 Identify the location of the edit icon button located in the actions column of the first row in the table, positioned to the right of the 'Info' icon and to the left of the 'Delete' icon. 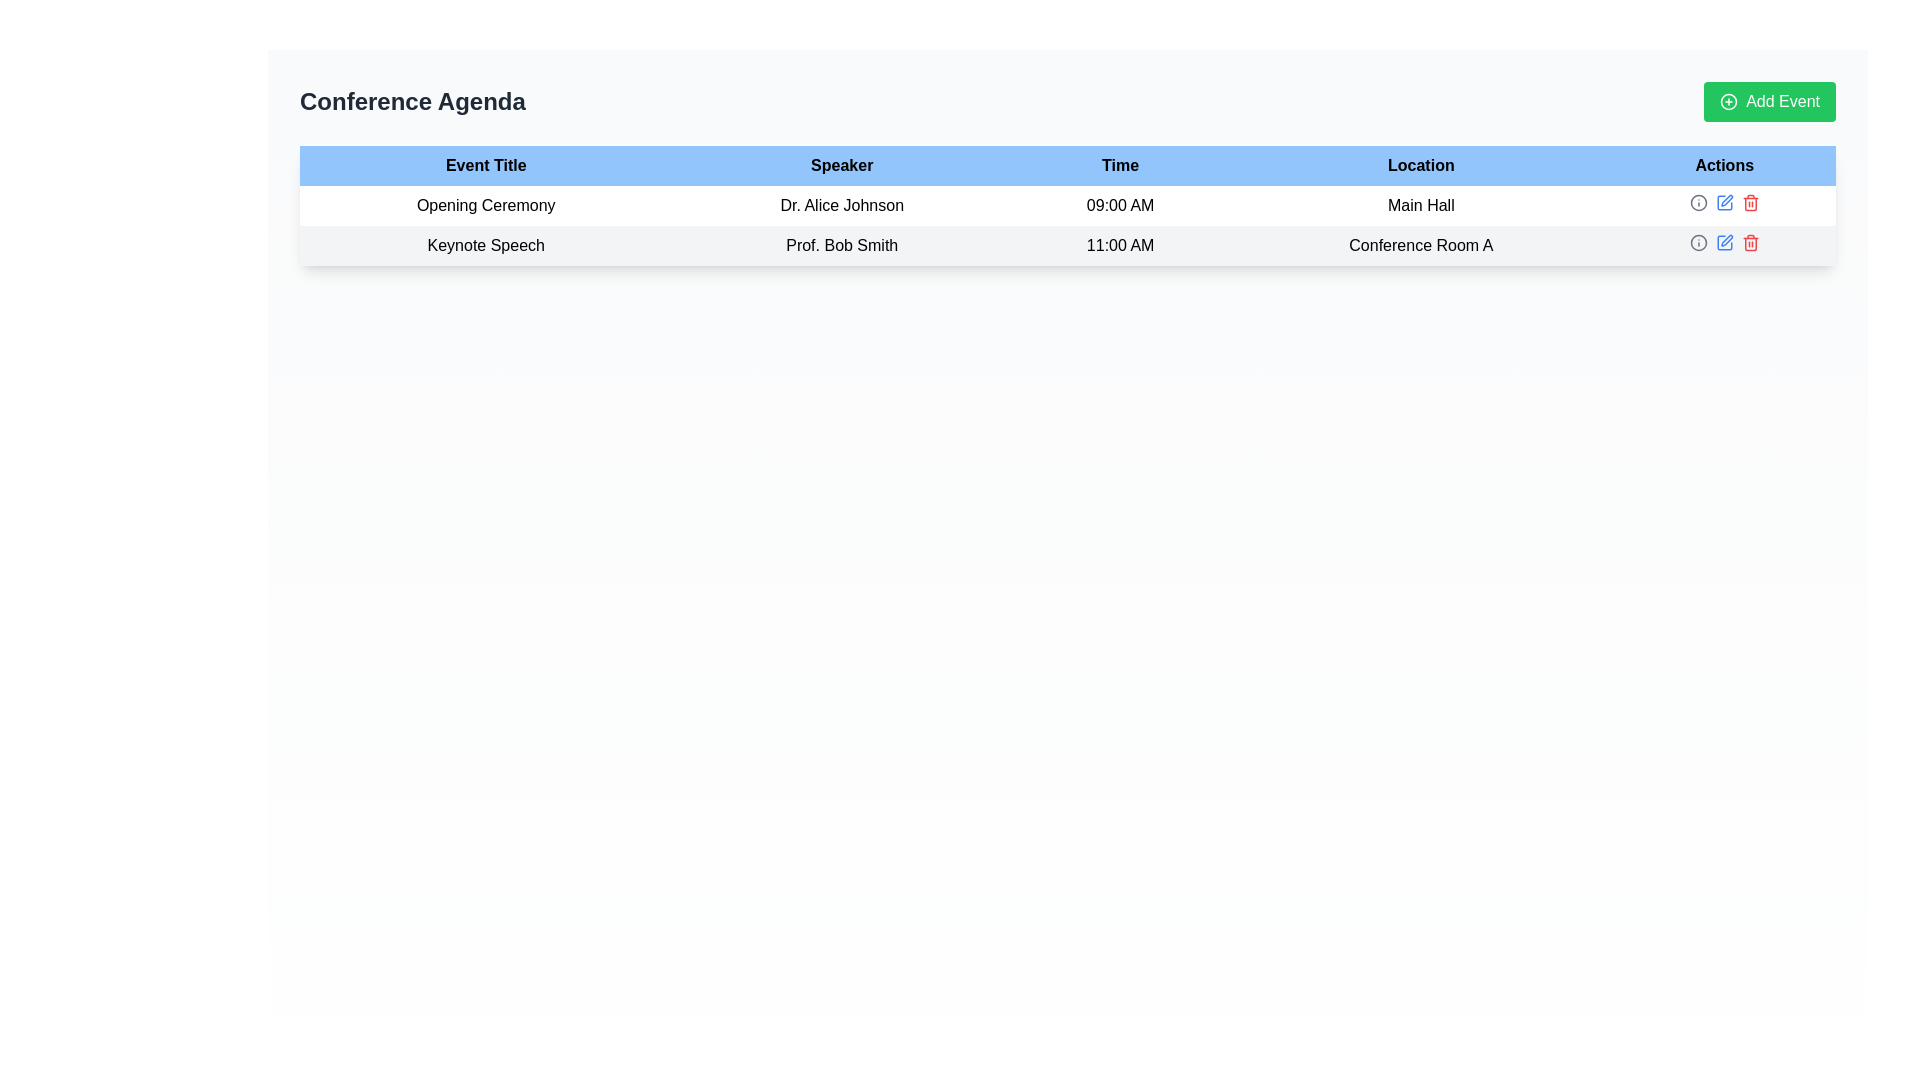
(1723, 203).